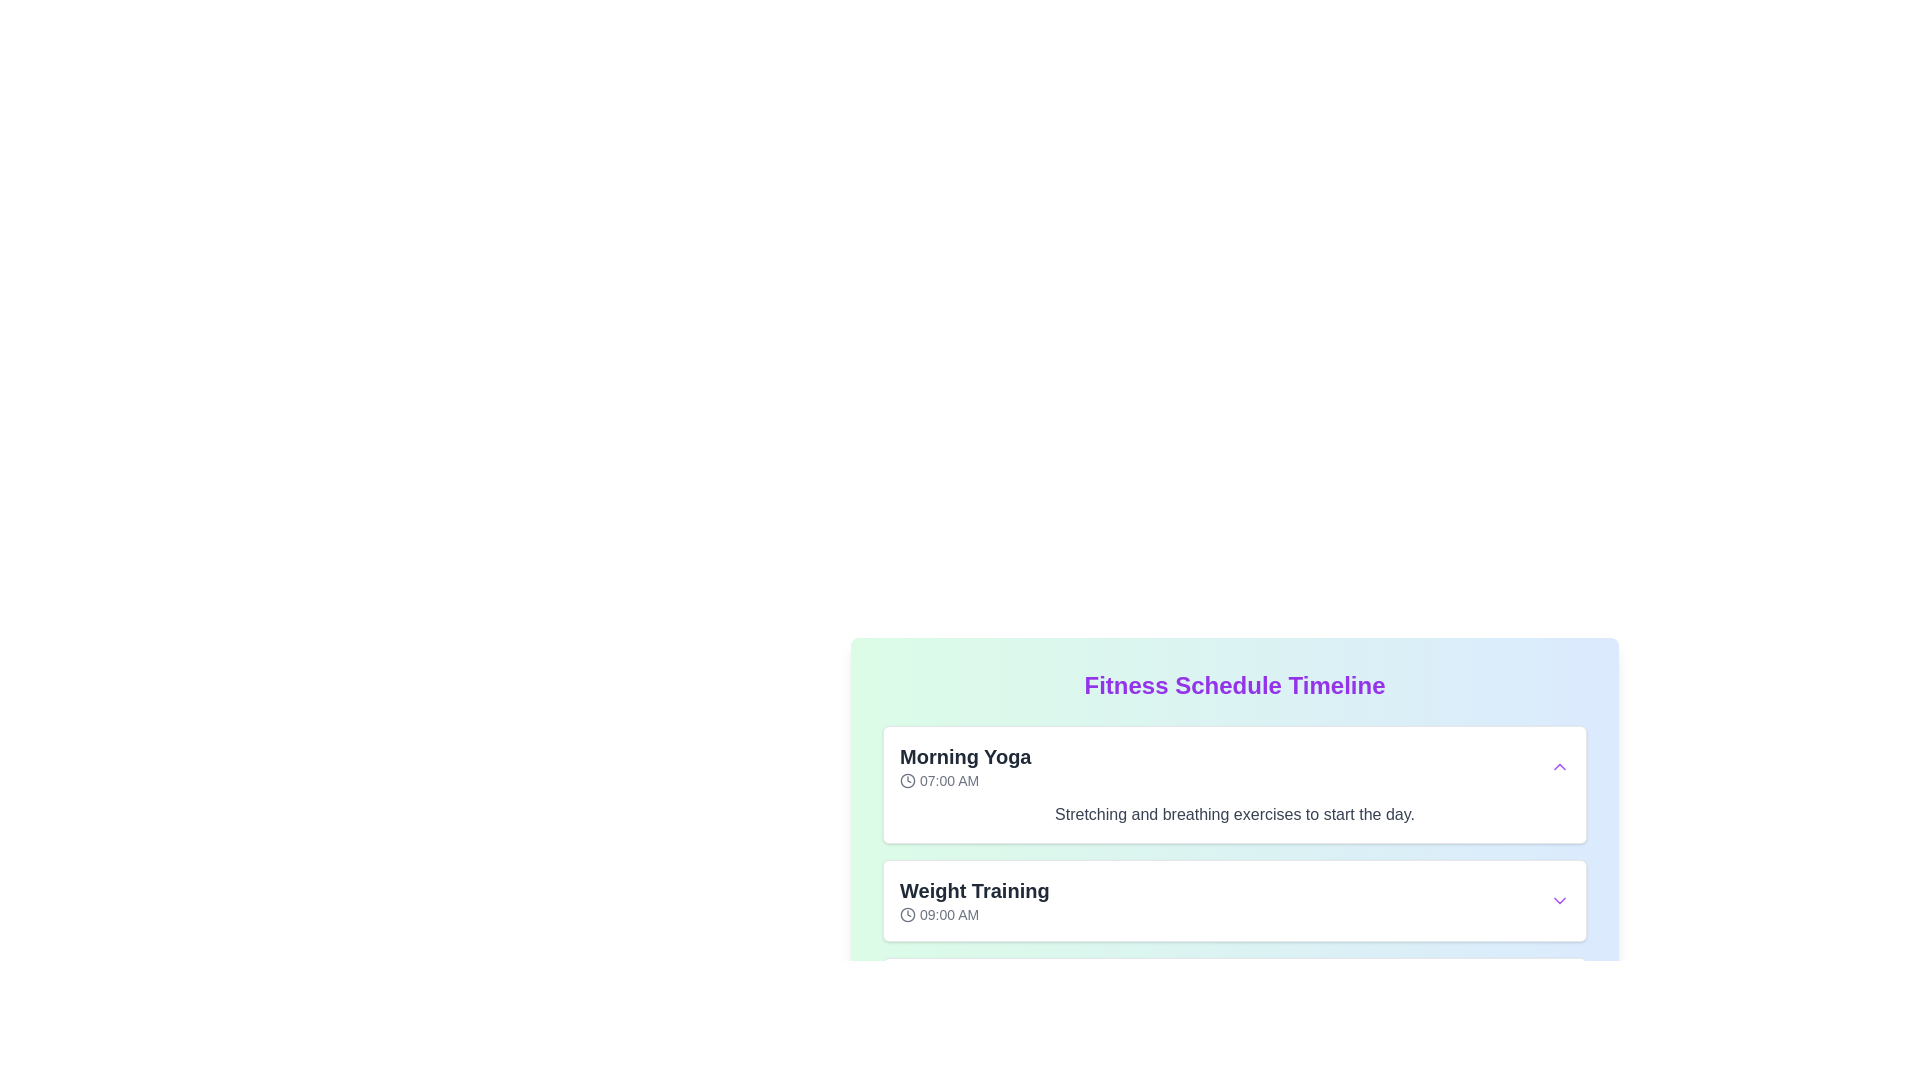 The image size is (1920, 1080). Describe the element at coordinates (1233, 882) in the screenshot. I see `the title of the second list item under the 'Fitness Schedule Timeline'` at that location.